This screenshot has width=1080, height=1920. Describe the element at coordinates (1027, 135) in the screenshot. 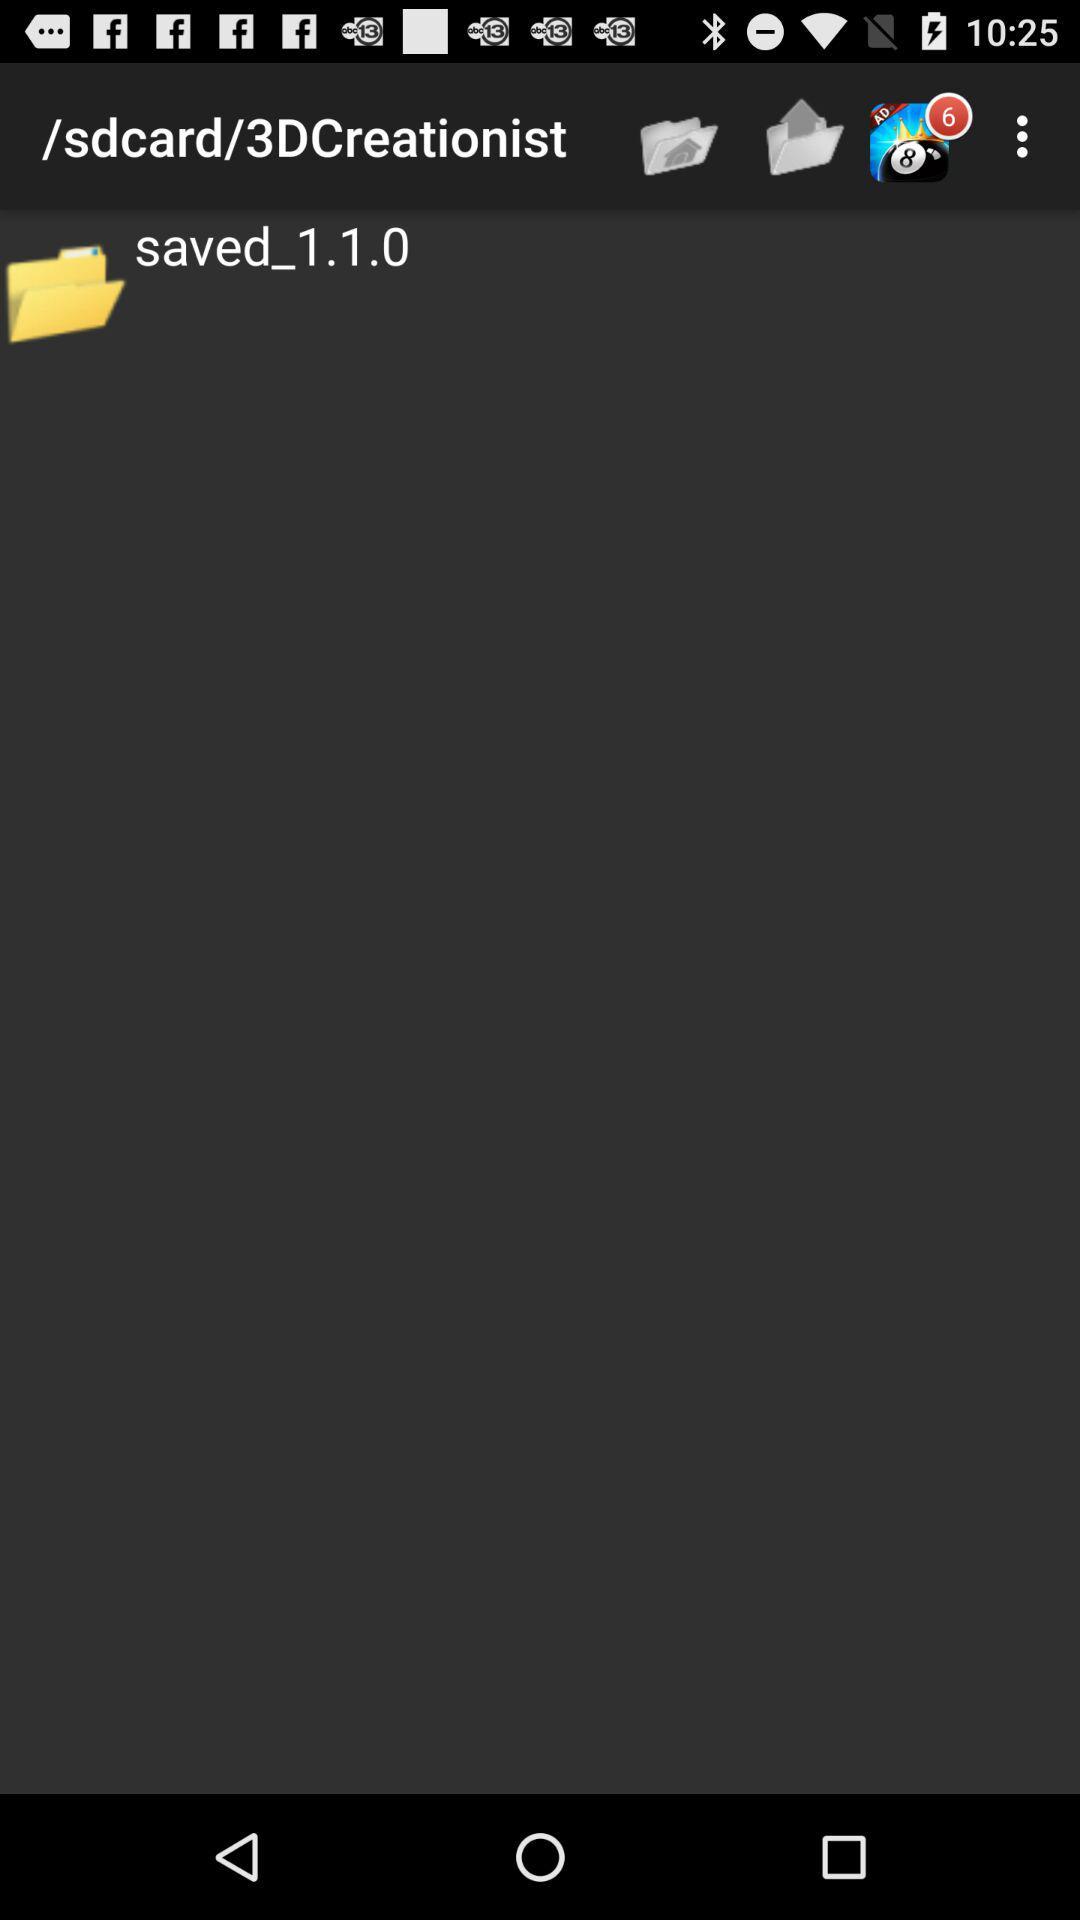

I see `item to the right of 6 icon` at that location.